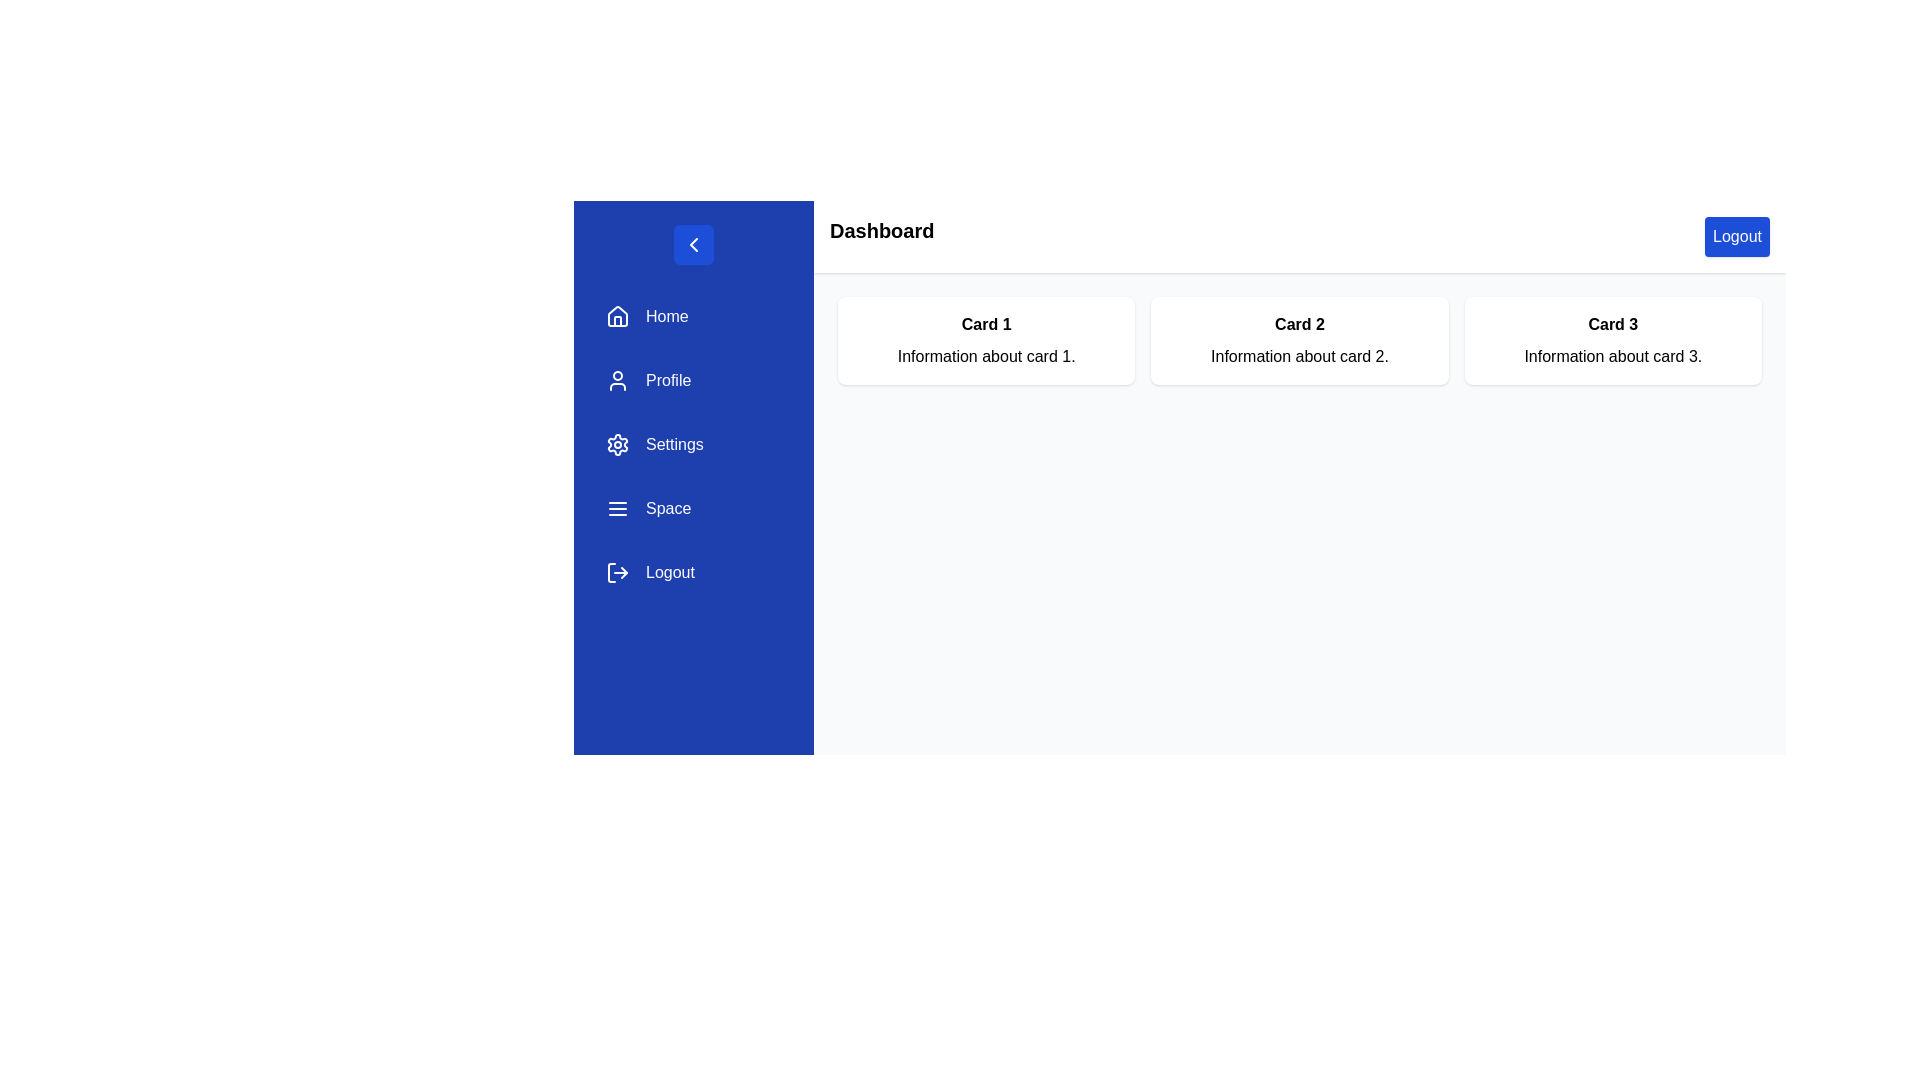 The height and width of the screenshot is (1080, 1920). I want to click on the text label displaying 'Card 3', which is bold and located at the top of the rightmost card in a set of three cards, so click(1613, 323).